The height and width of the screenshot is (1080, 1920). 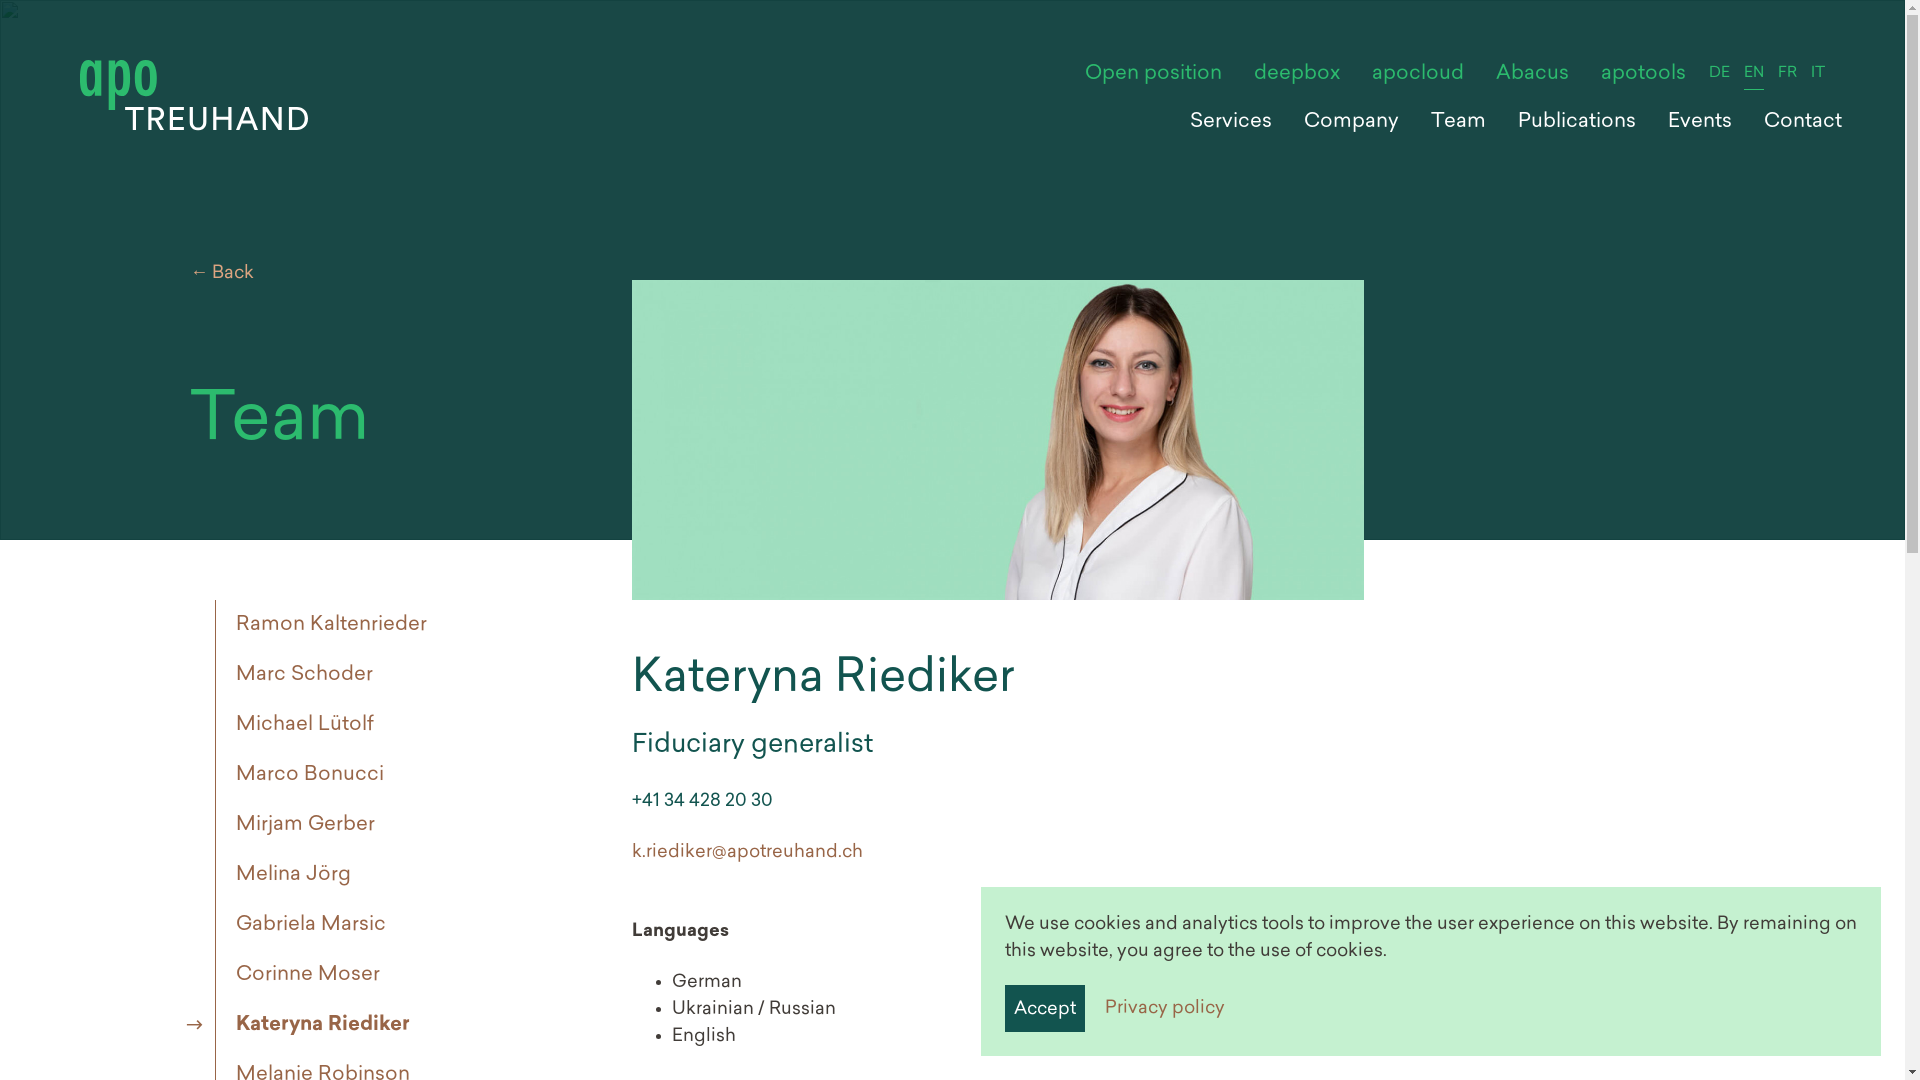 What do you see at coordinates (1351, 122) in the screenshot?
I see `'Company'` at bounding box center [1351, 122].